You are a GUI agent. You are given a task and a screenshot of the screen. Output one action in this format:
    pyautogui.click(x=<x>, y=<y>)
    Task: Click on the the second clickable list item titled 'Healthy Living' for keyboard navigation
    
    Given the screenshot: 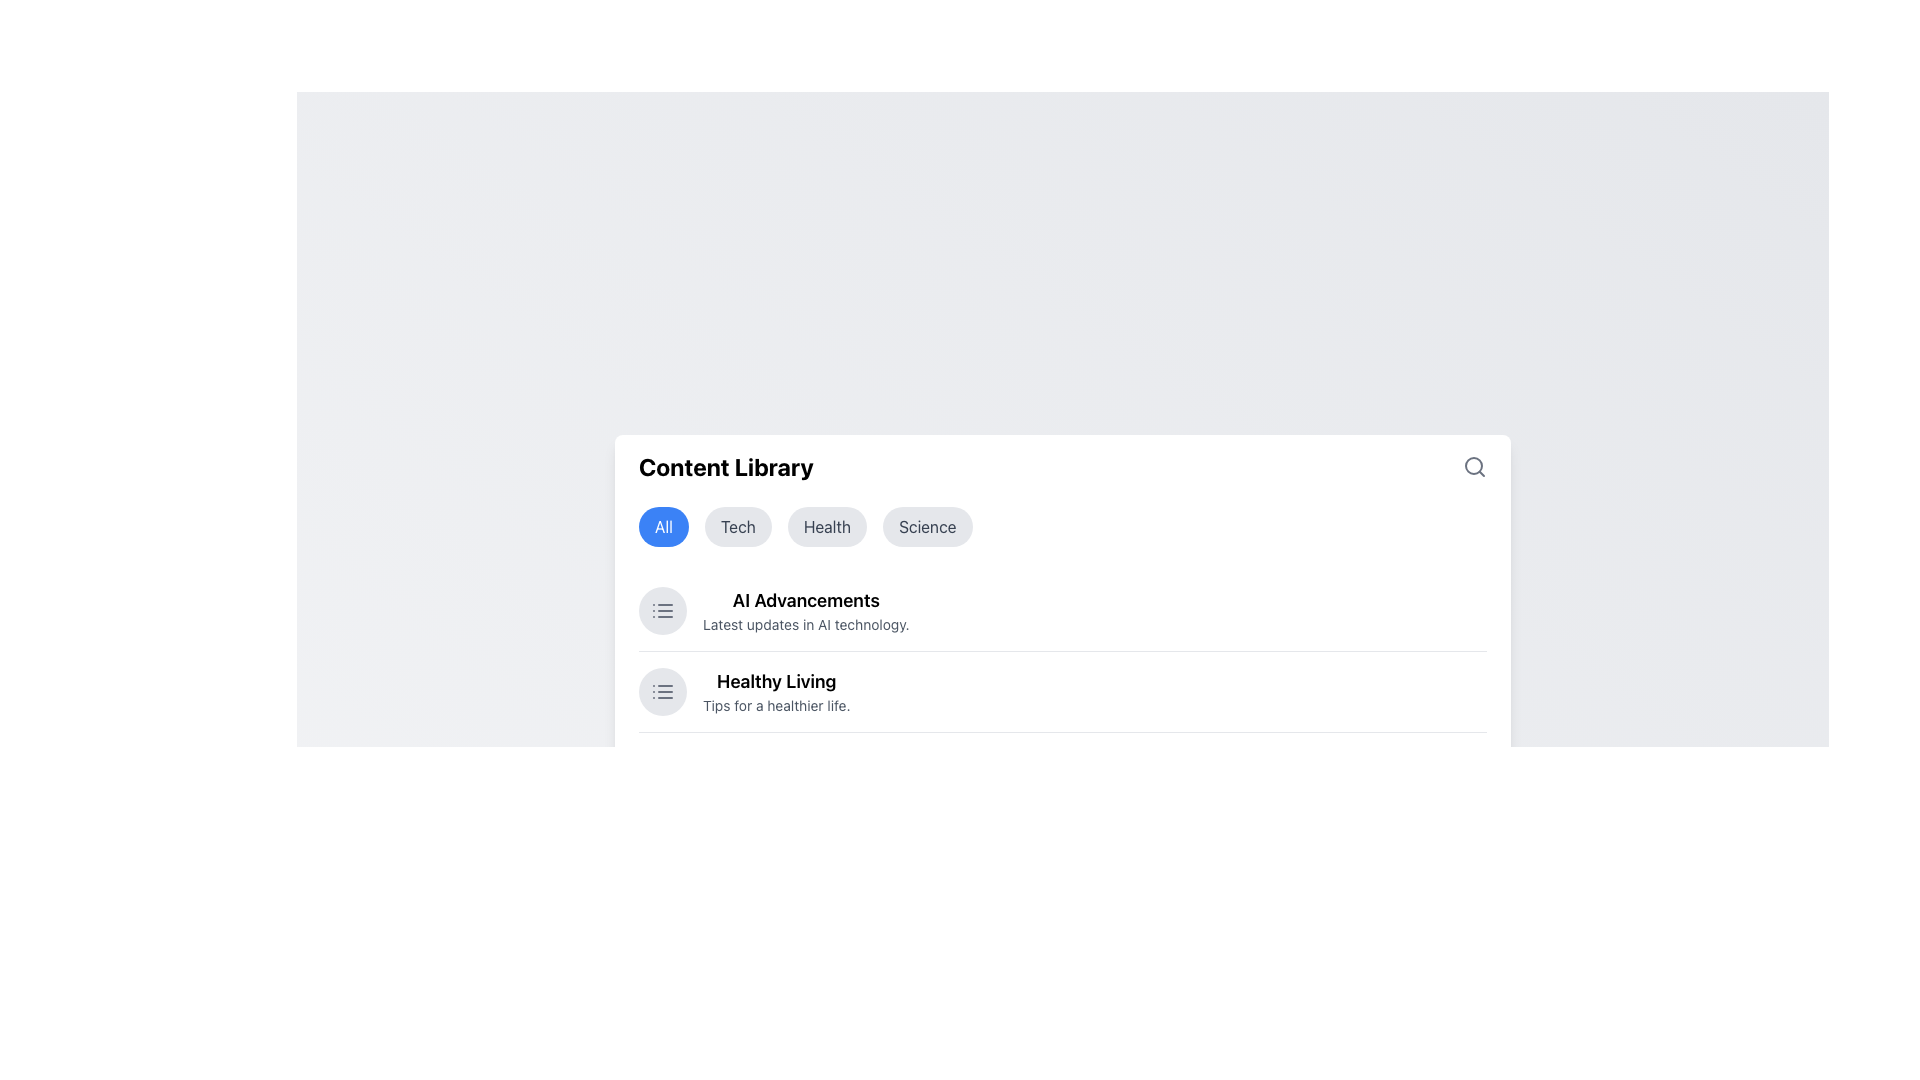 What is the action you would take?
    pyautogui.click(x=775, y=690)
    